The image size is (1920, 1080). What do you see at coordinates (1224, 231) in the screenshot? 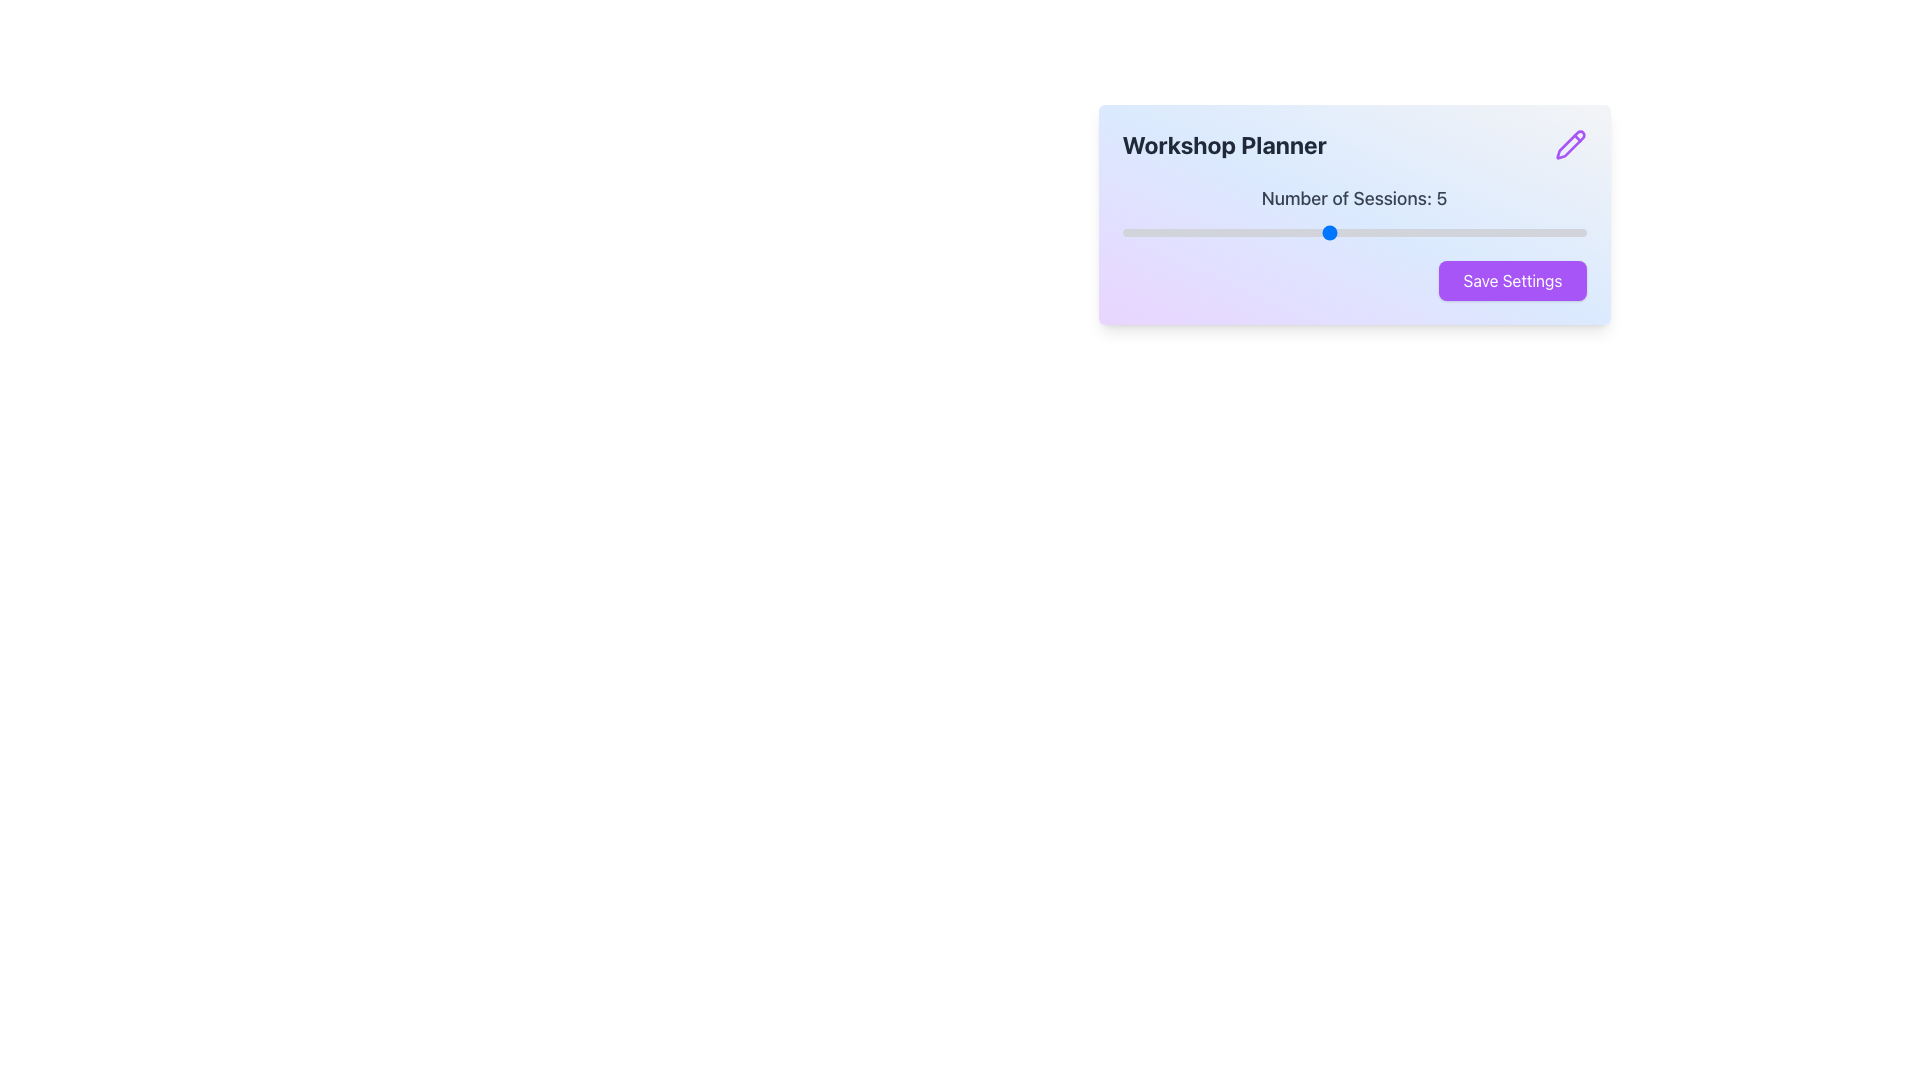
I see `the slider` at bounding box center [1224, 231].